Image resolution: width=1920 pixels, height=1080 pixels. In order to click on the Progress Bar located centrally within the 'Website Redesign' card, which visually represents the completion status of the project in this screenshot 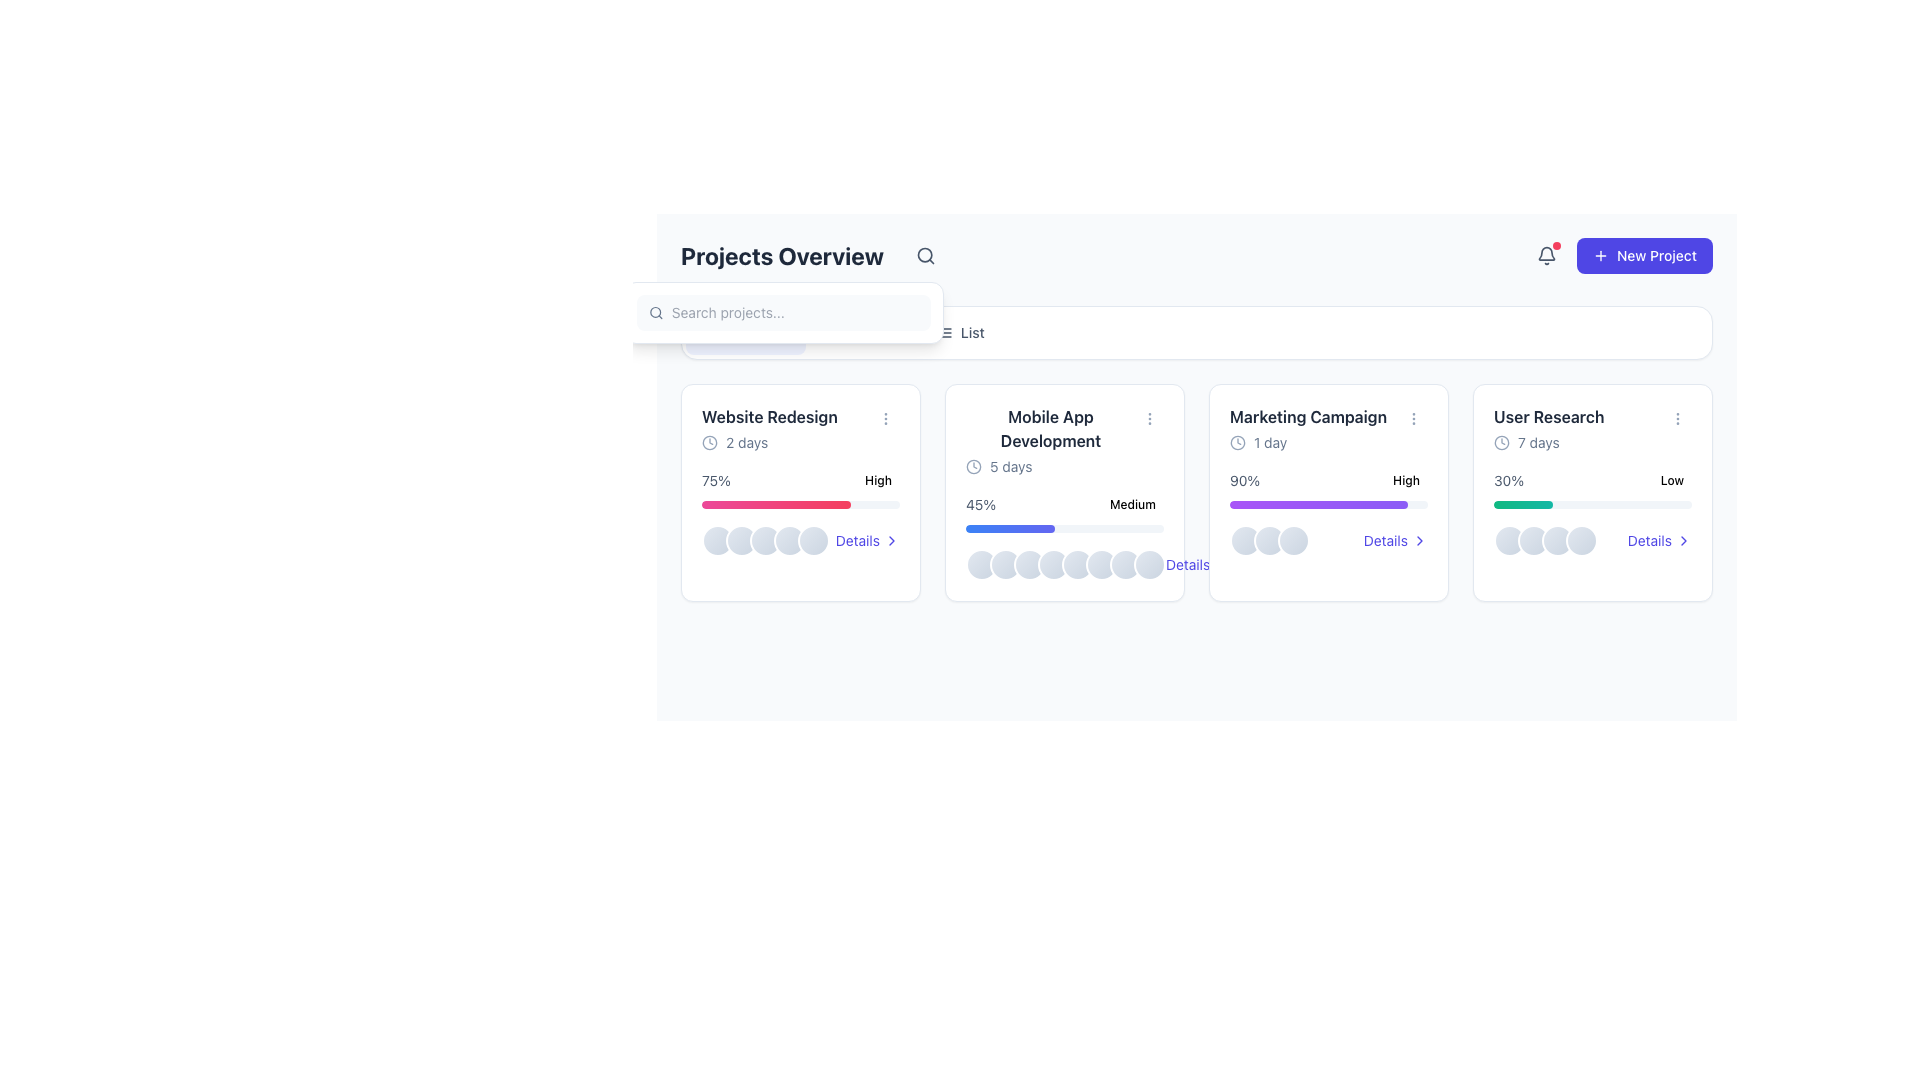, I will do `click(801, 504)`.